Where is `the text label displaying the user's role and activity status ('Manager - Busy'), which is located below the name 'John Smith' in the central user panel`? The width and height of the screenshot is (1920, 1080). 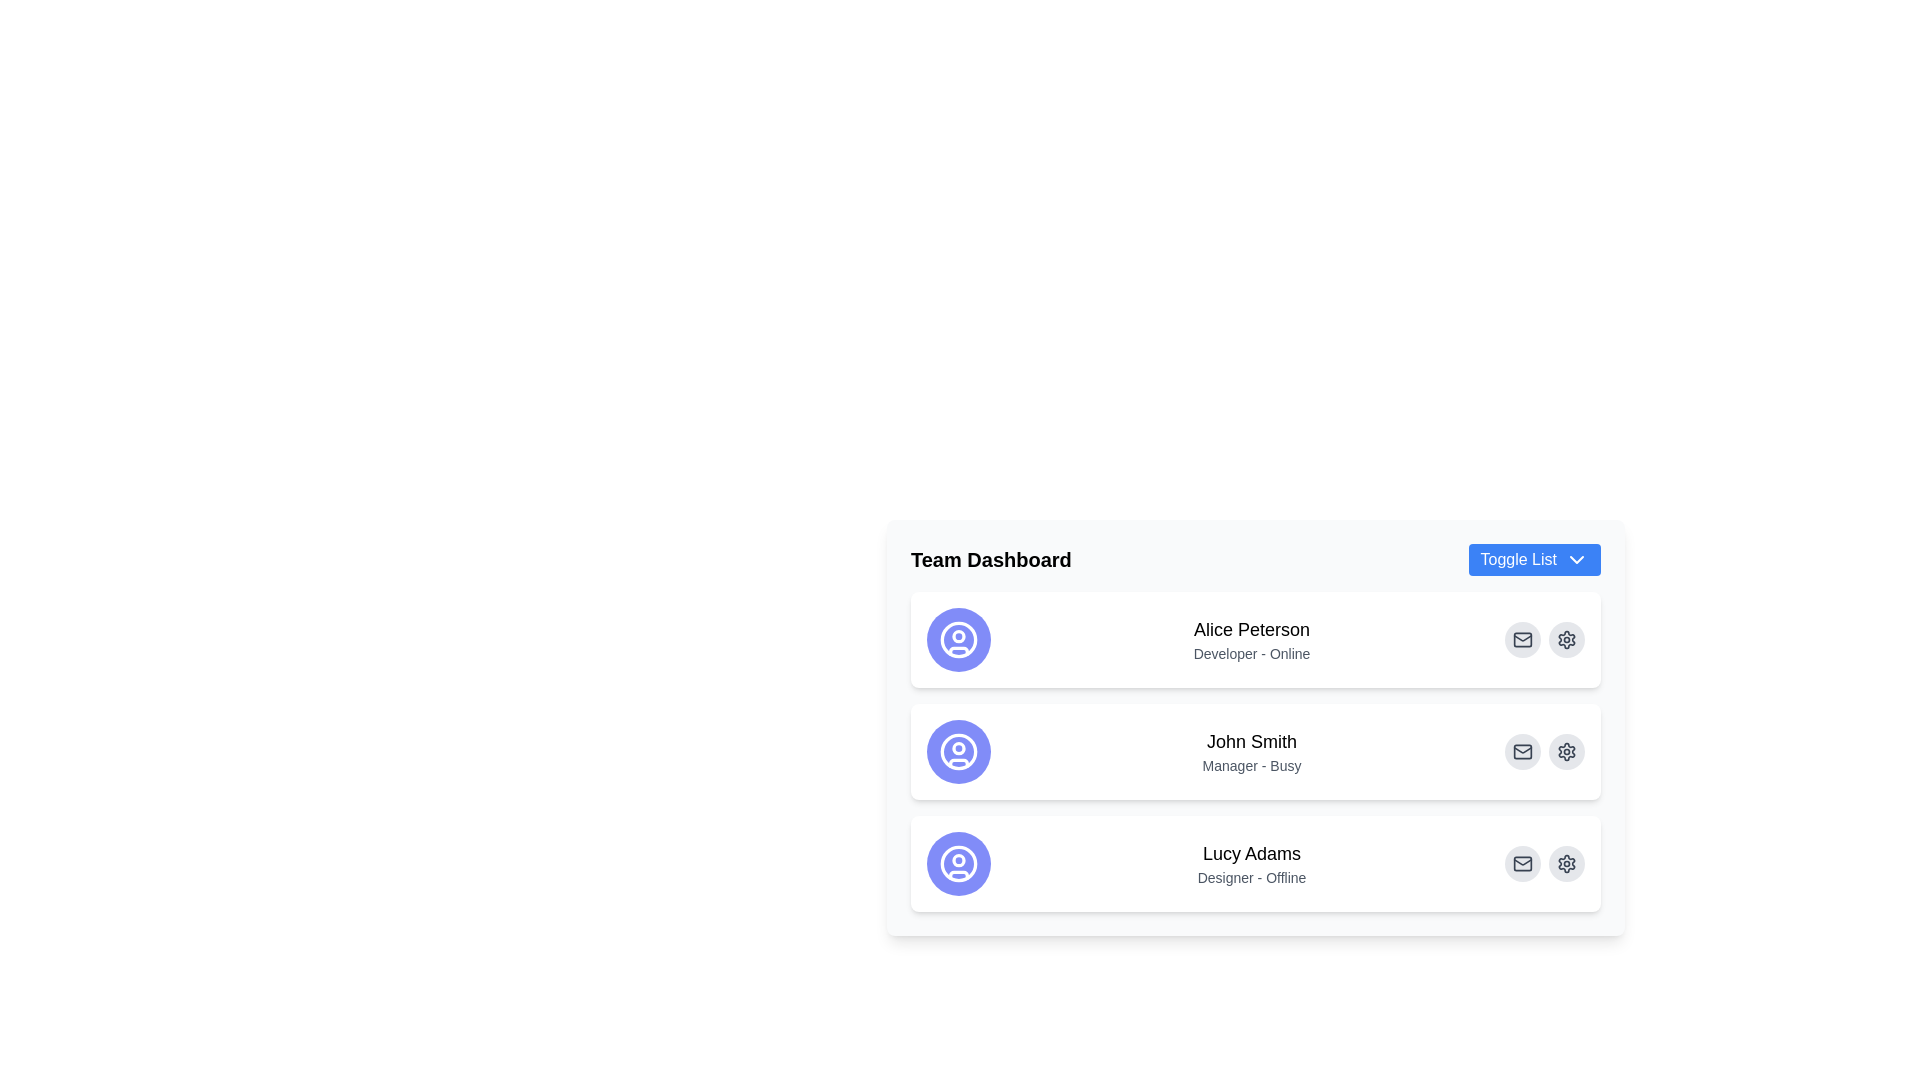 the text label displaying the user's role and activity status ('Manager - Busy'), which is located below the name 'John Smith' in the central user panel is located at coordinates (1251, 765).